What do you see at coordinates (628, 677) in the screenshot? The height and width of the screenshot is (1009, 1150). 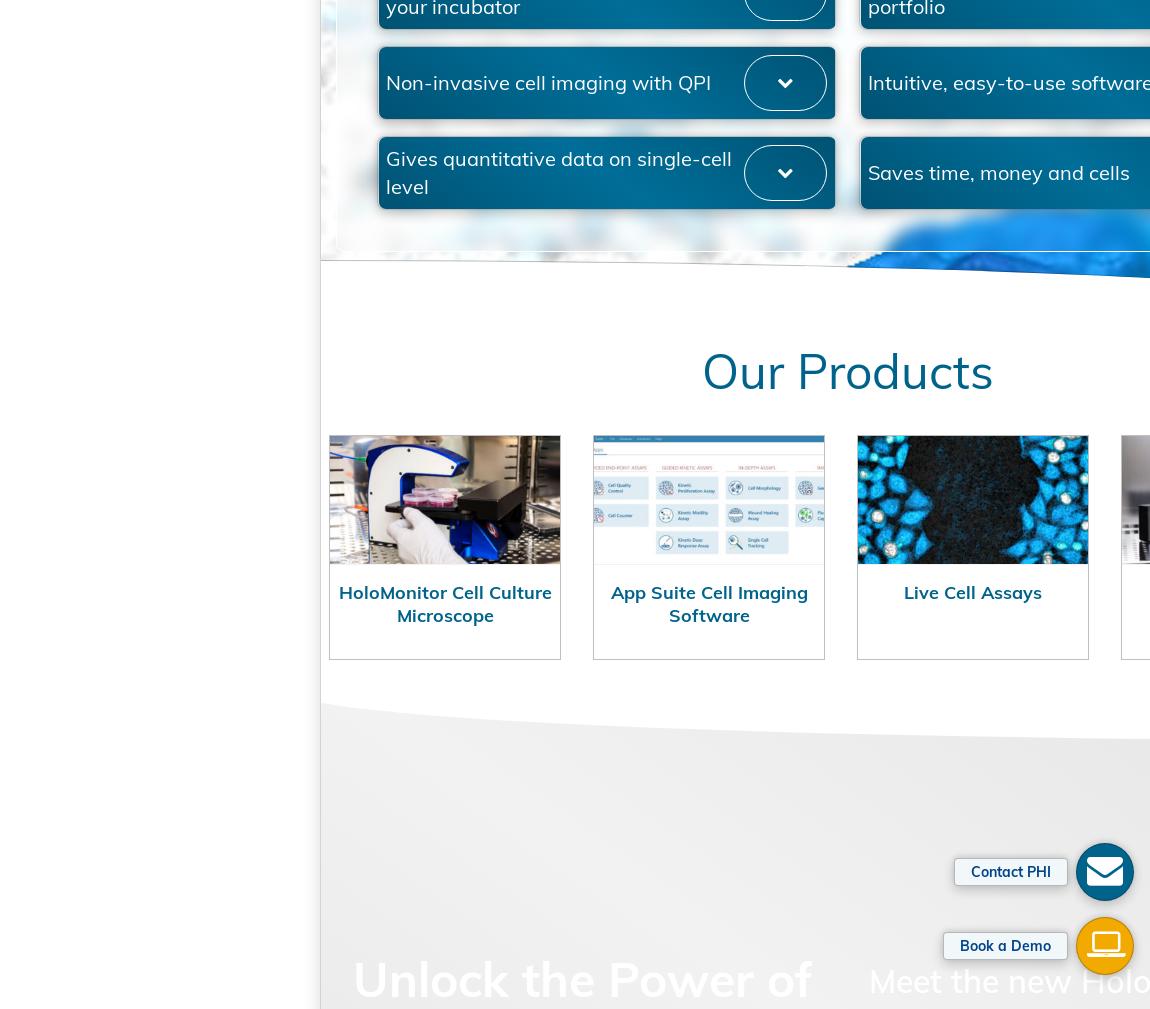 I see `'App Suite Cell Imaging Software'` at bounding box center [628, 677].